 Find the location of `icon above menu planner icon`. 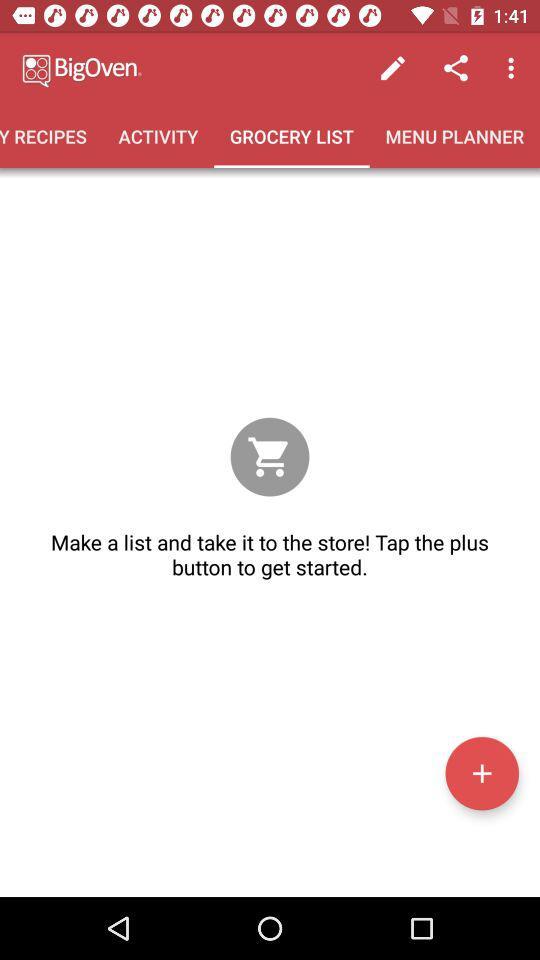

icon above menu planner icon is located at coordinates (455, 68).